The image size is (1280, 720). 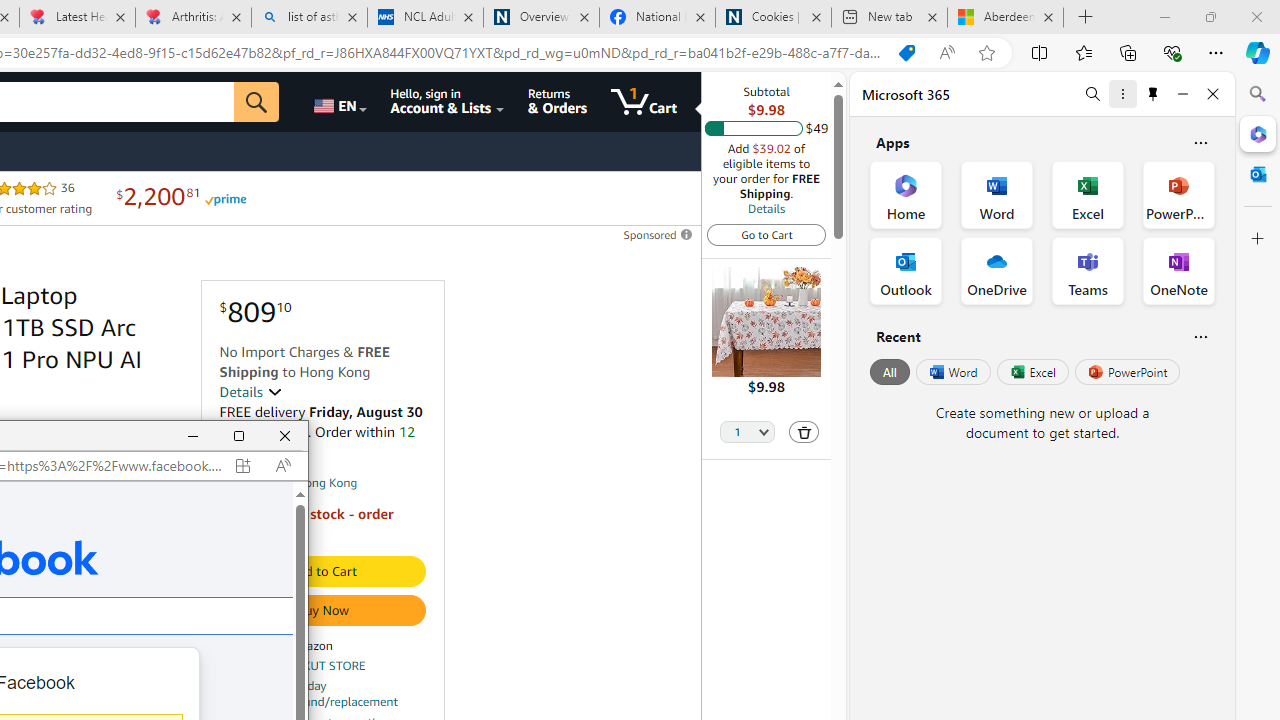 I want to click on 'Aberdeen, Hong Kong SAR hourly forecast | Microsoft Weather', so click(x=1006, y=17).